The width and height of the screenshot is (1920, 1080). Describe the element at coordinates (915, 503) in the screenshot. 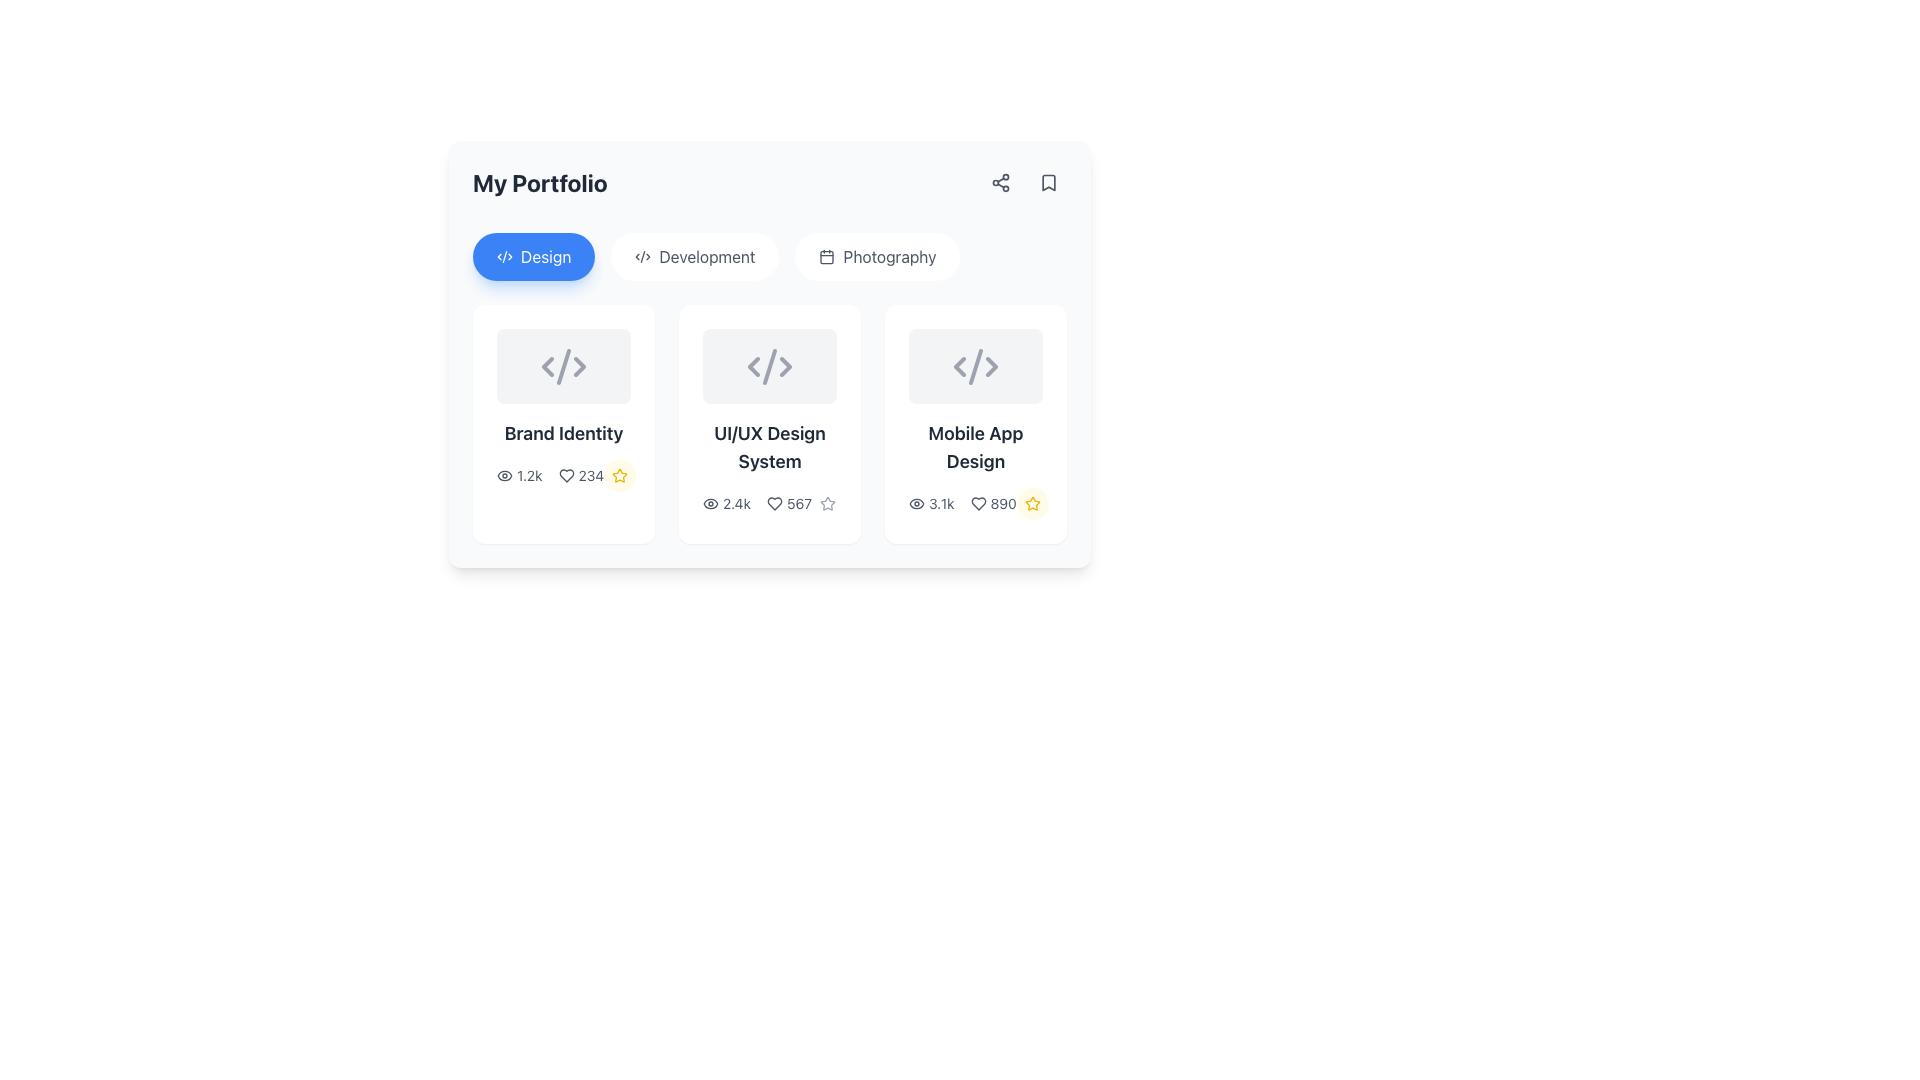

I see `SVG properties of the eye icon element, which is part of an SVG graphic located at the center of the 24x24 viewport` at that location.